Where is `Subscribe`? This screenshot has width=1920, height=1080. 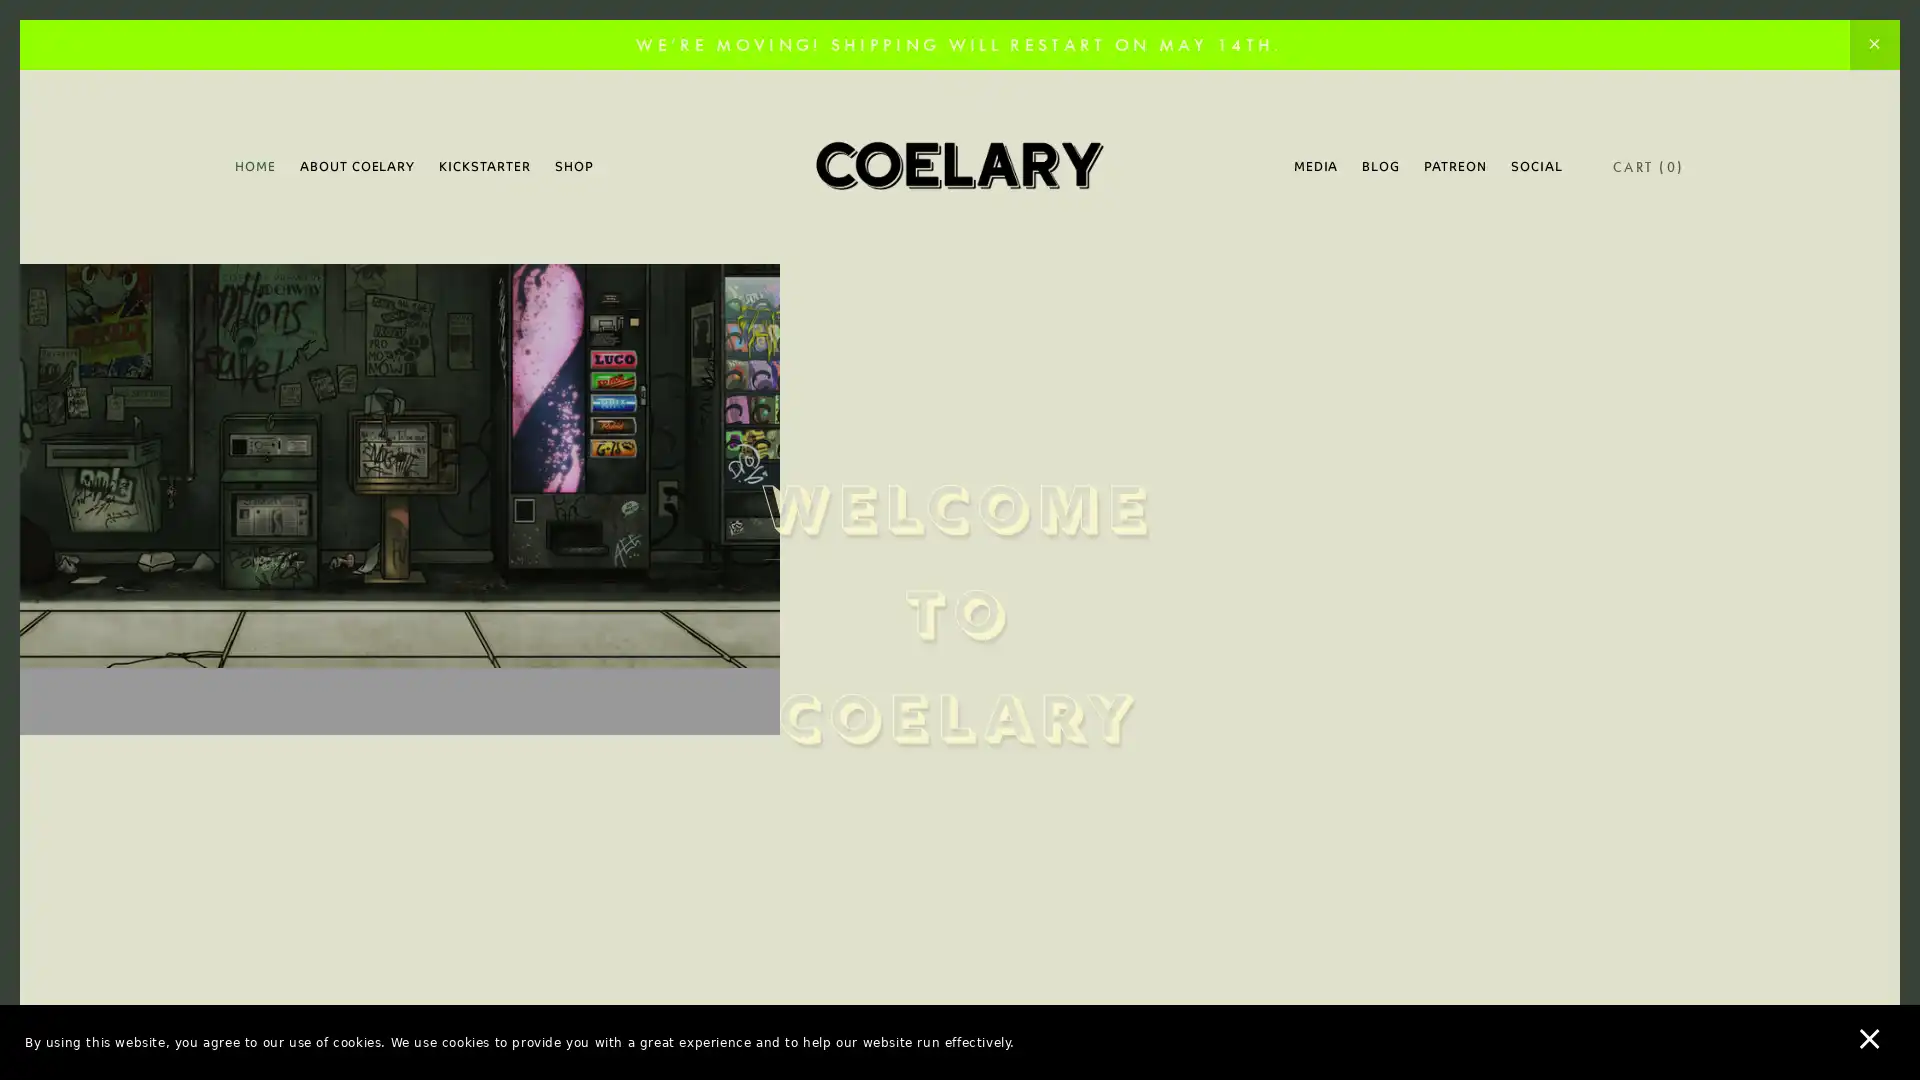
Subscribe is located at coordinates (1147, 694).